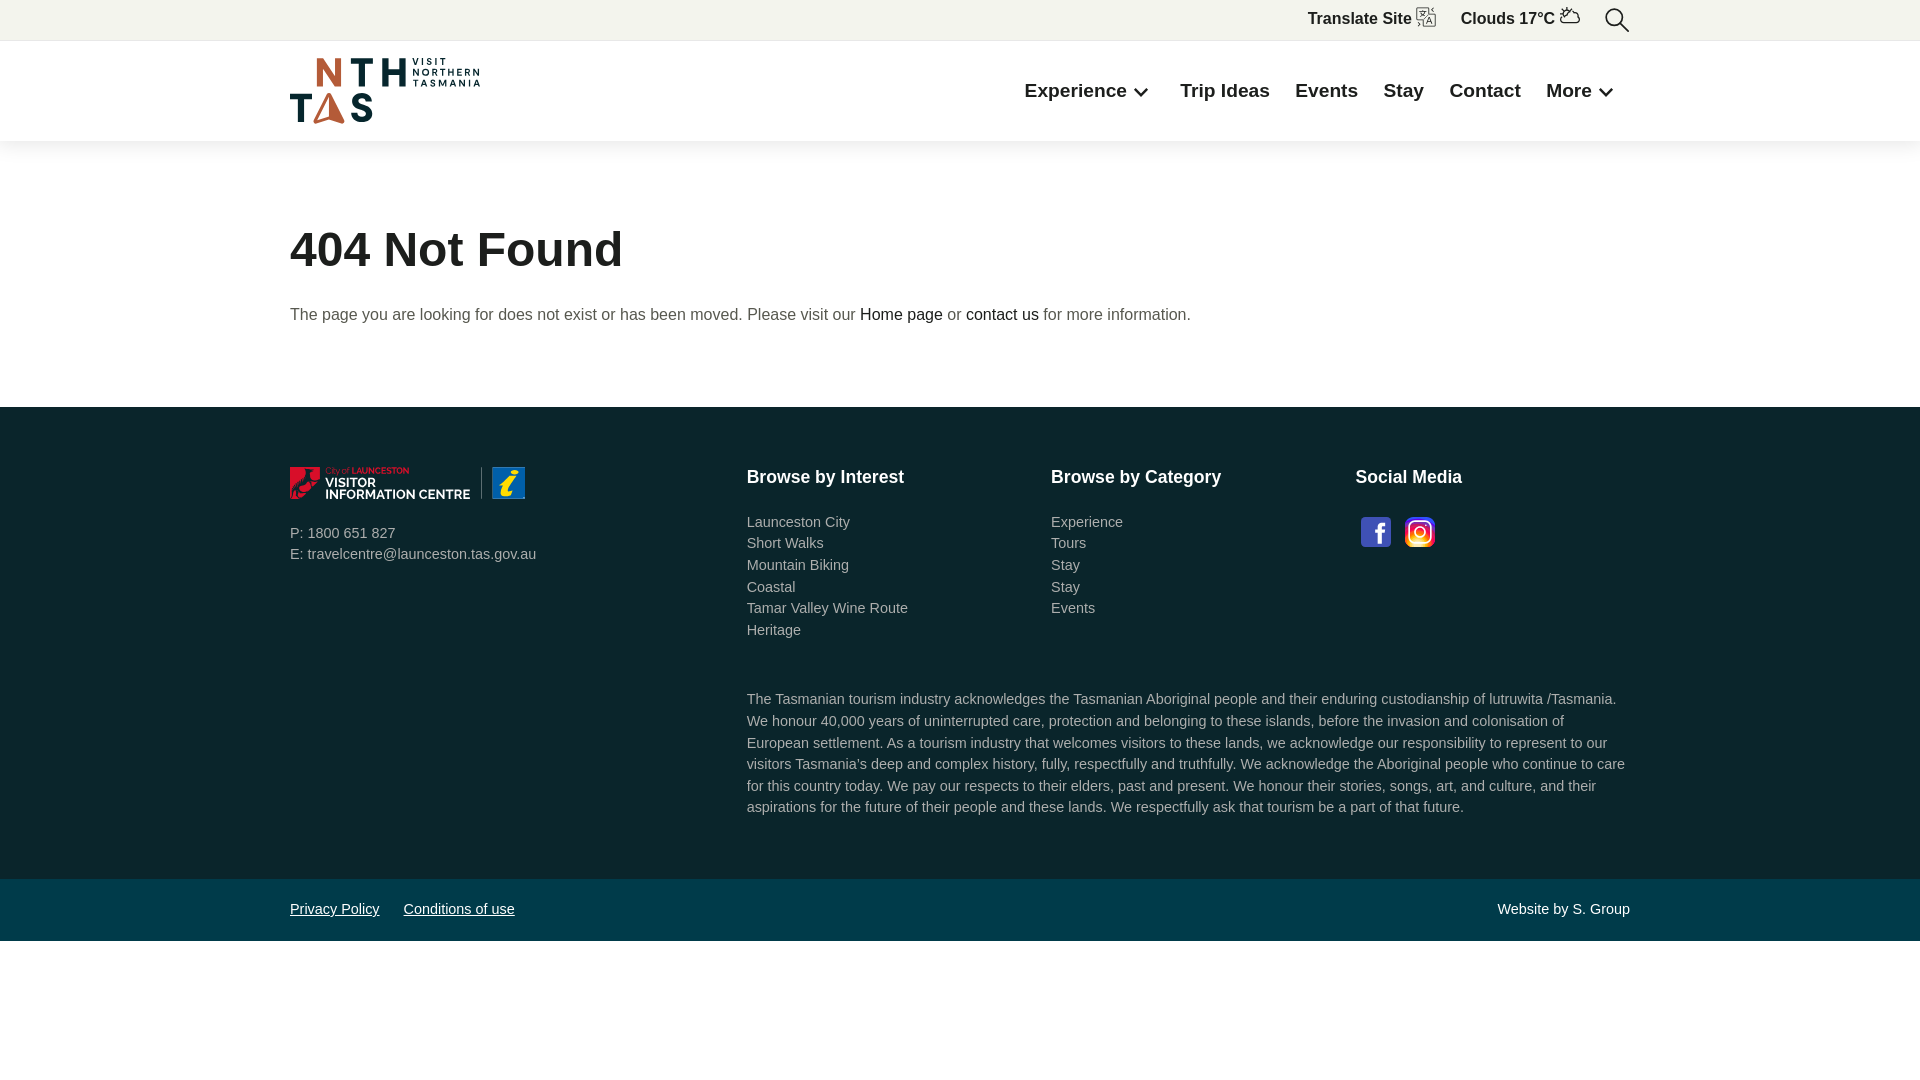 The image size is (1920, 1080). Describe the element at coordinates (784, 543) in the screenshot. I see `'Short Walks'` at that location.